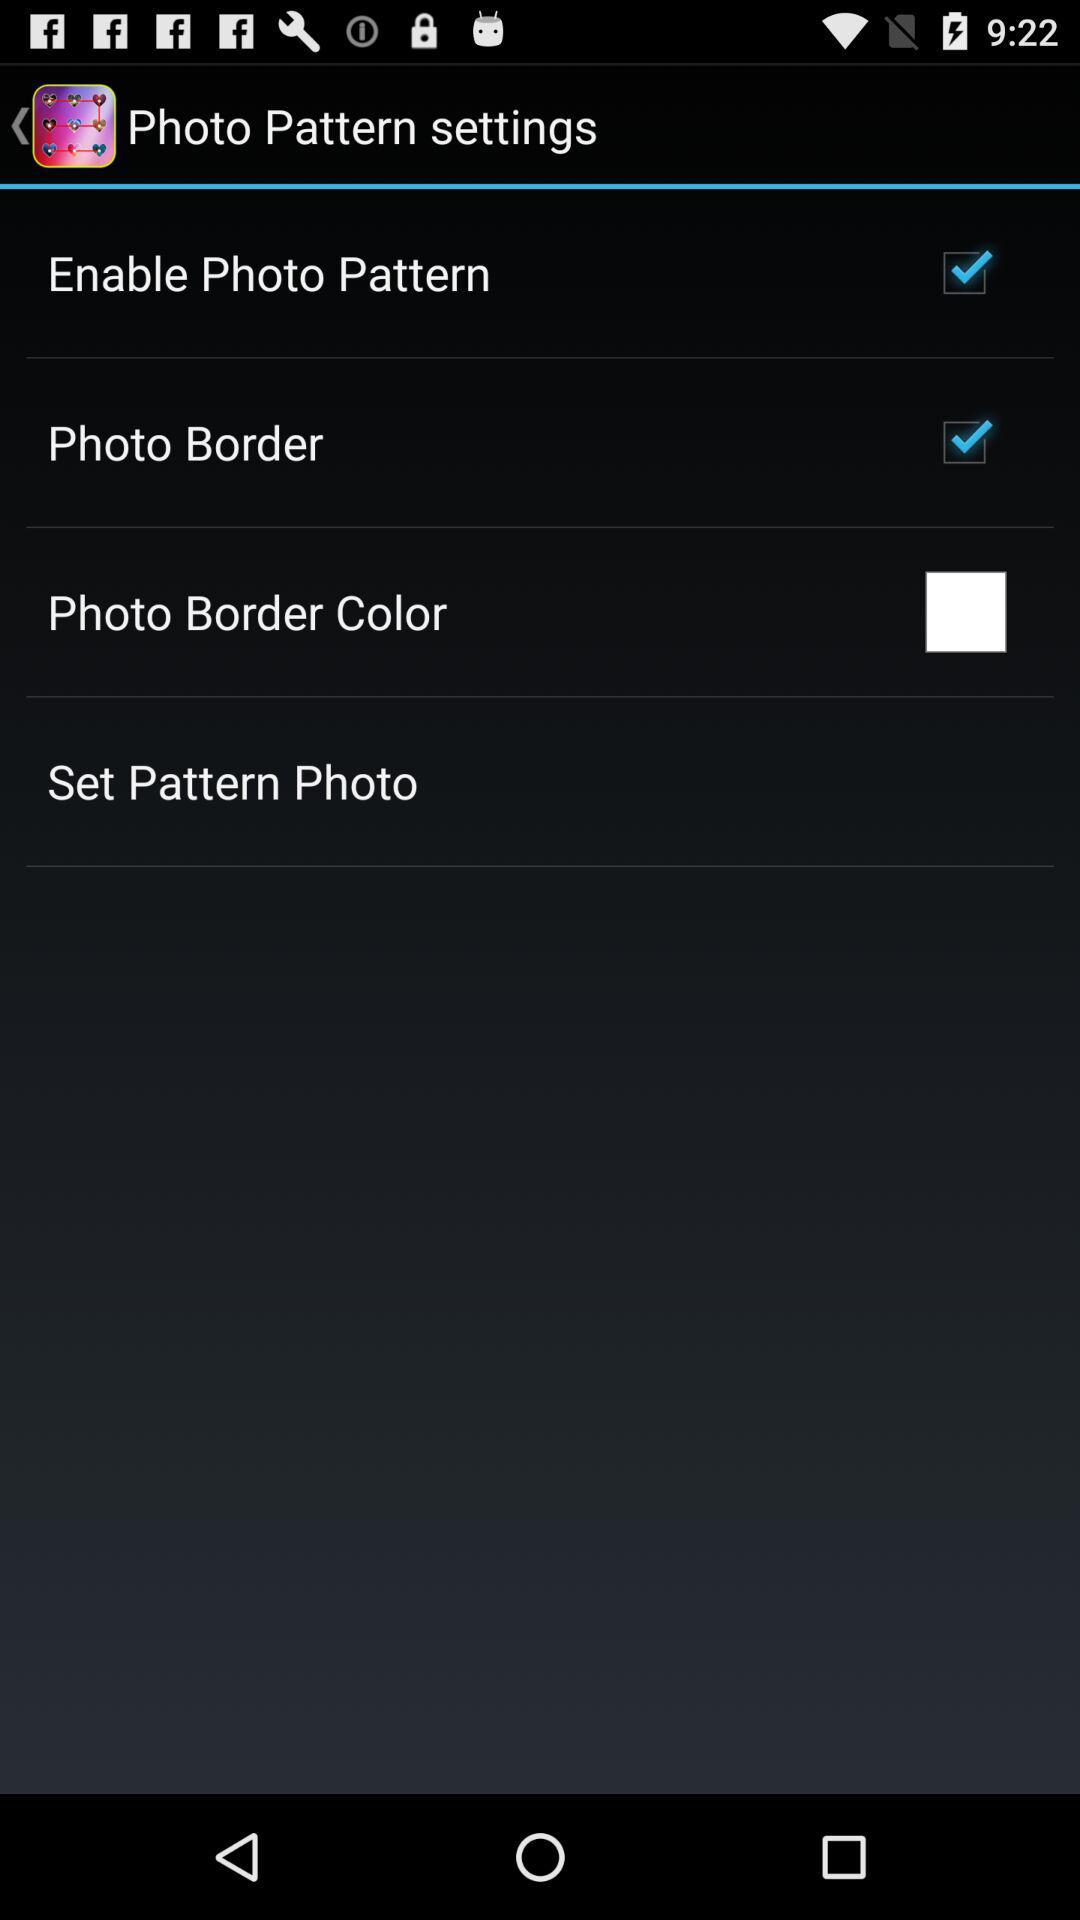  What do you see at coordinates (964, 610) in the screenshot?
I see `the icon to the right of photo border color` at bounding box center [964, 610].